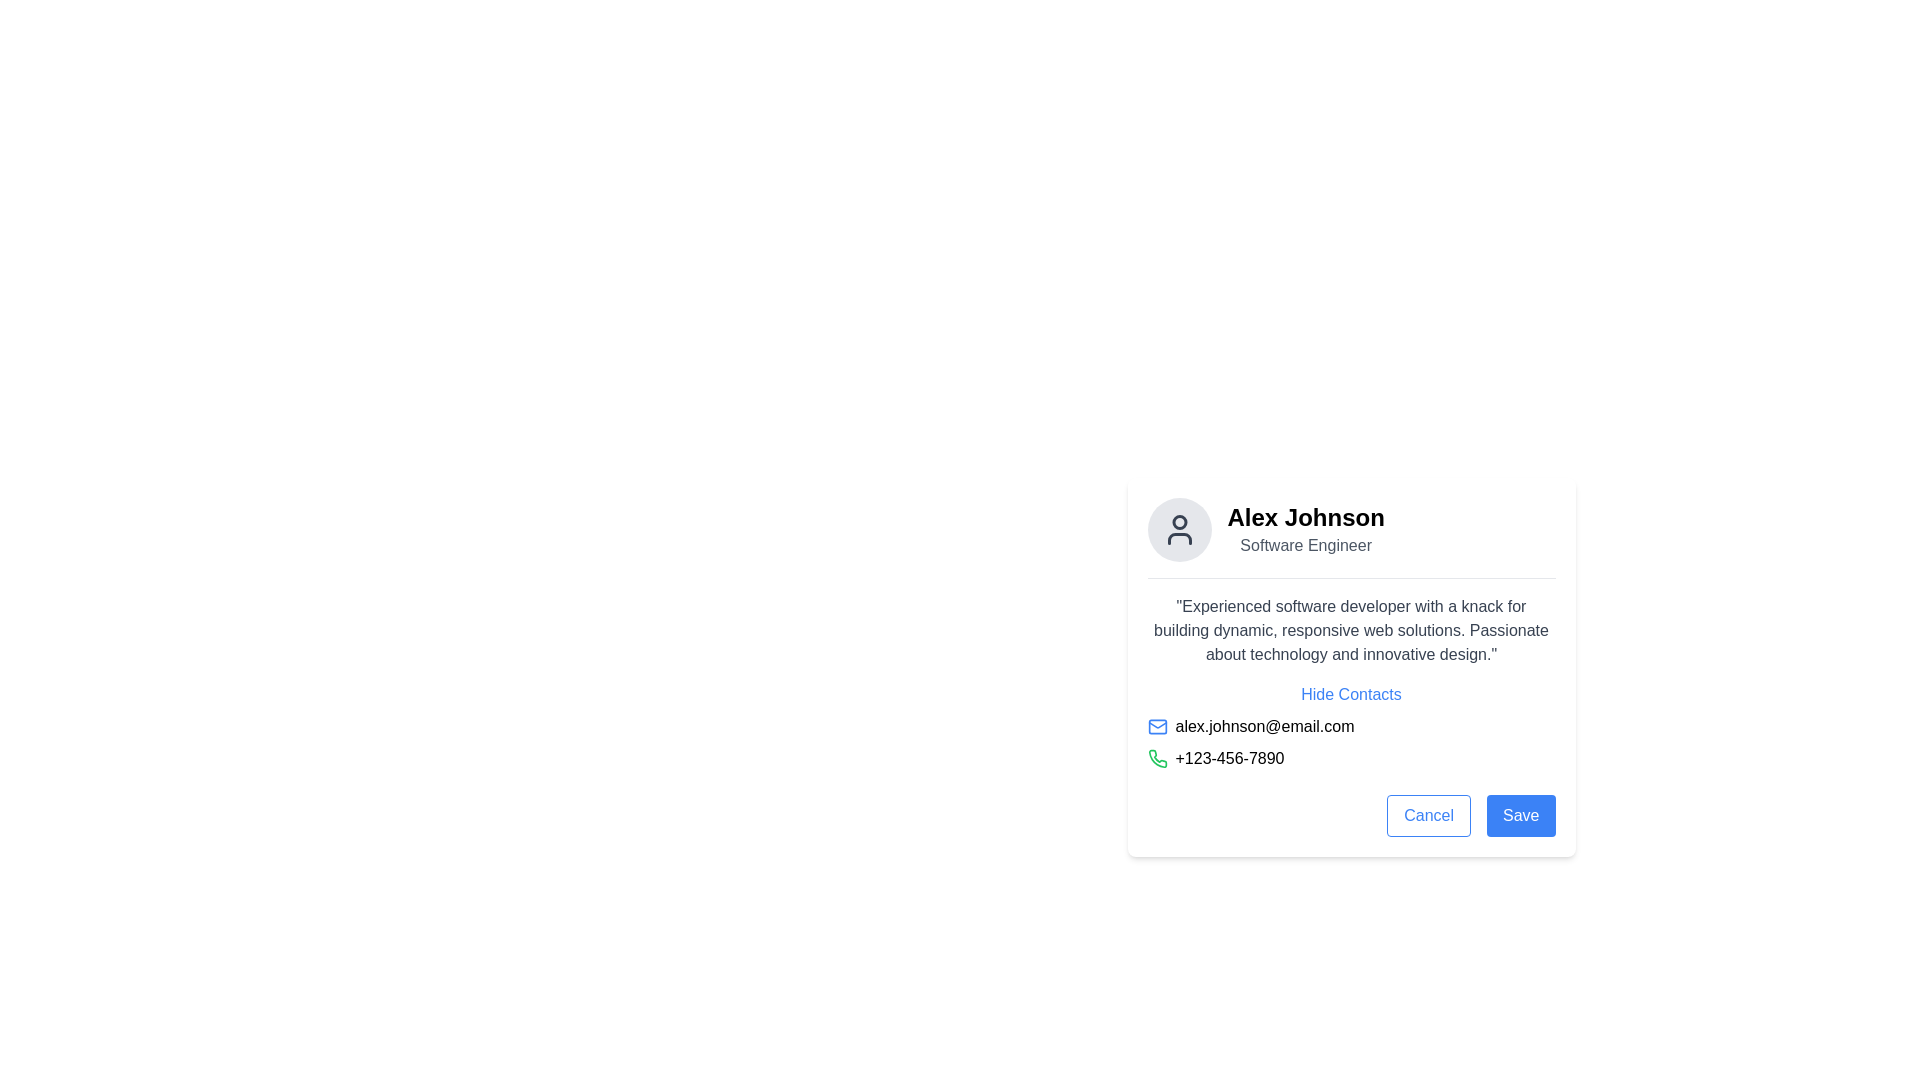 The image size is (1920, 1080). I want to click on user's name displayed in the text label located at the top of the profile section, centered above the 'Software Engineer' text and next to the avatar image, so click(1306, 516).